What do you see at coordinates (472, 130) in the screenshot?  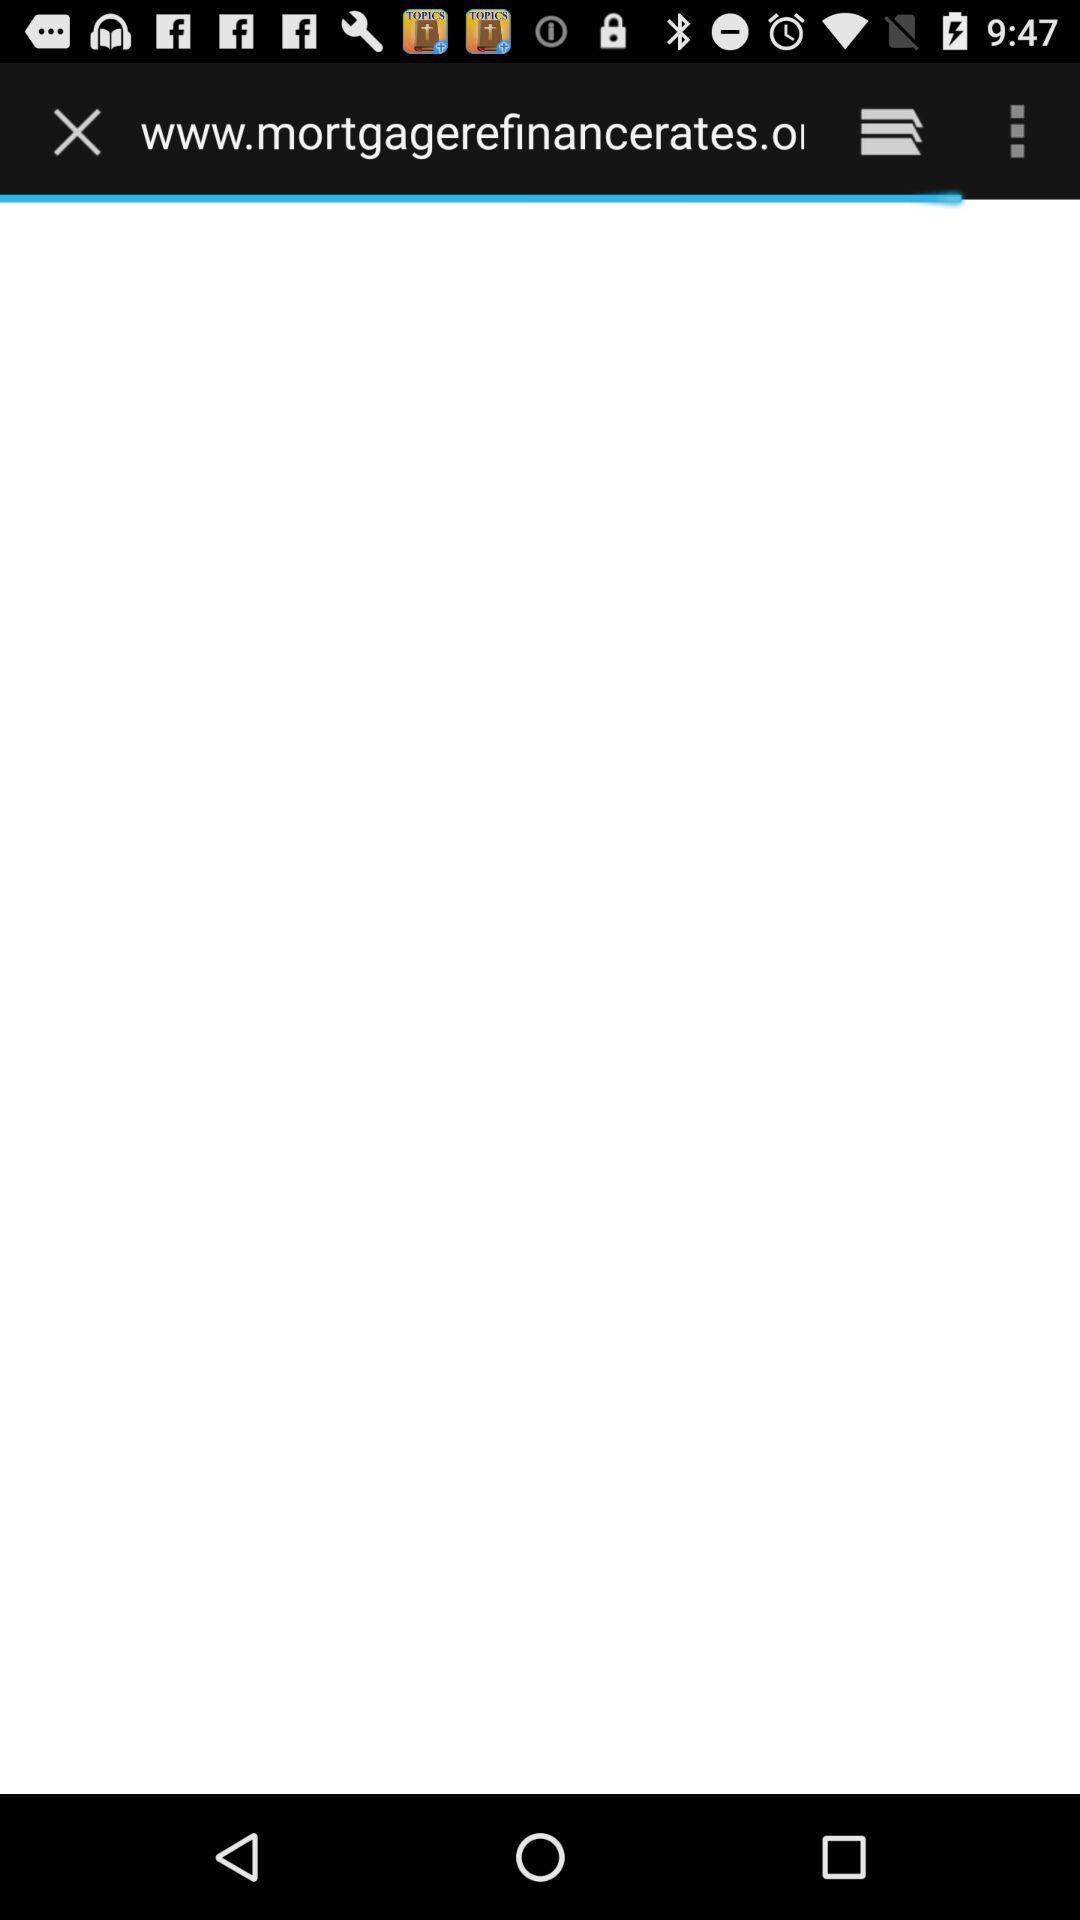 I see `www mortgagerefinancerates org icon` at bounding box center [472, 130].